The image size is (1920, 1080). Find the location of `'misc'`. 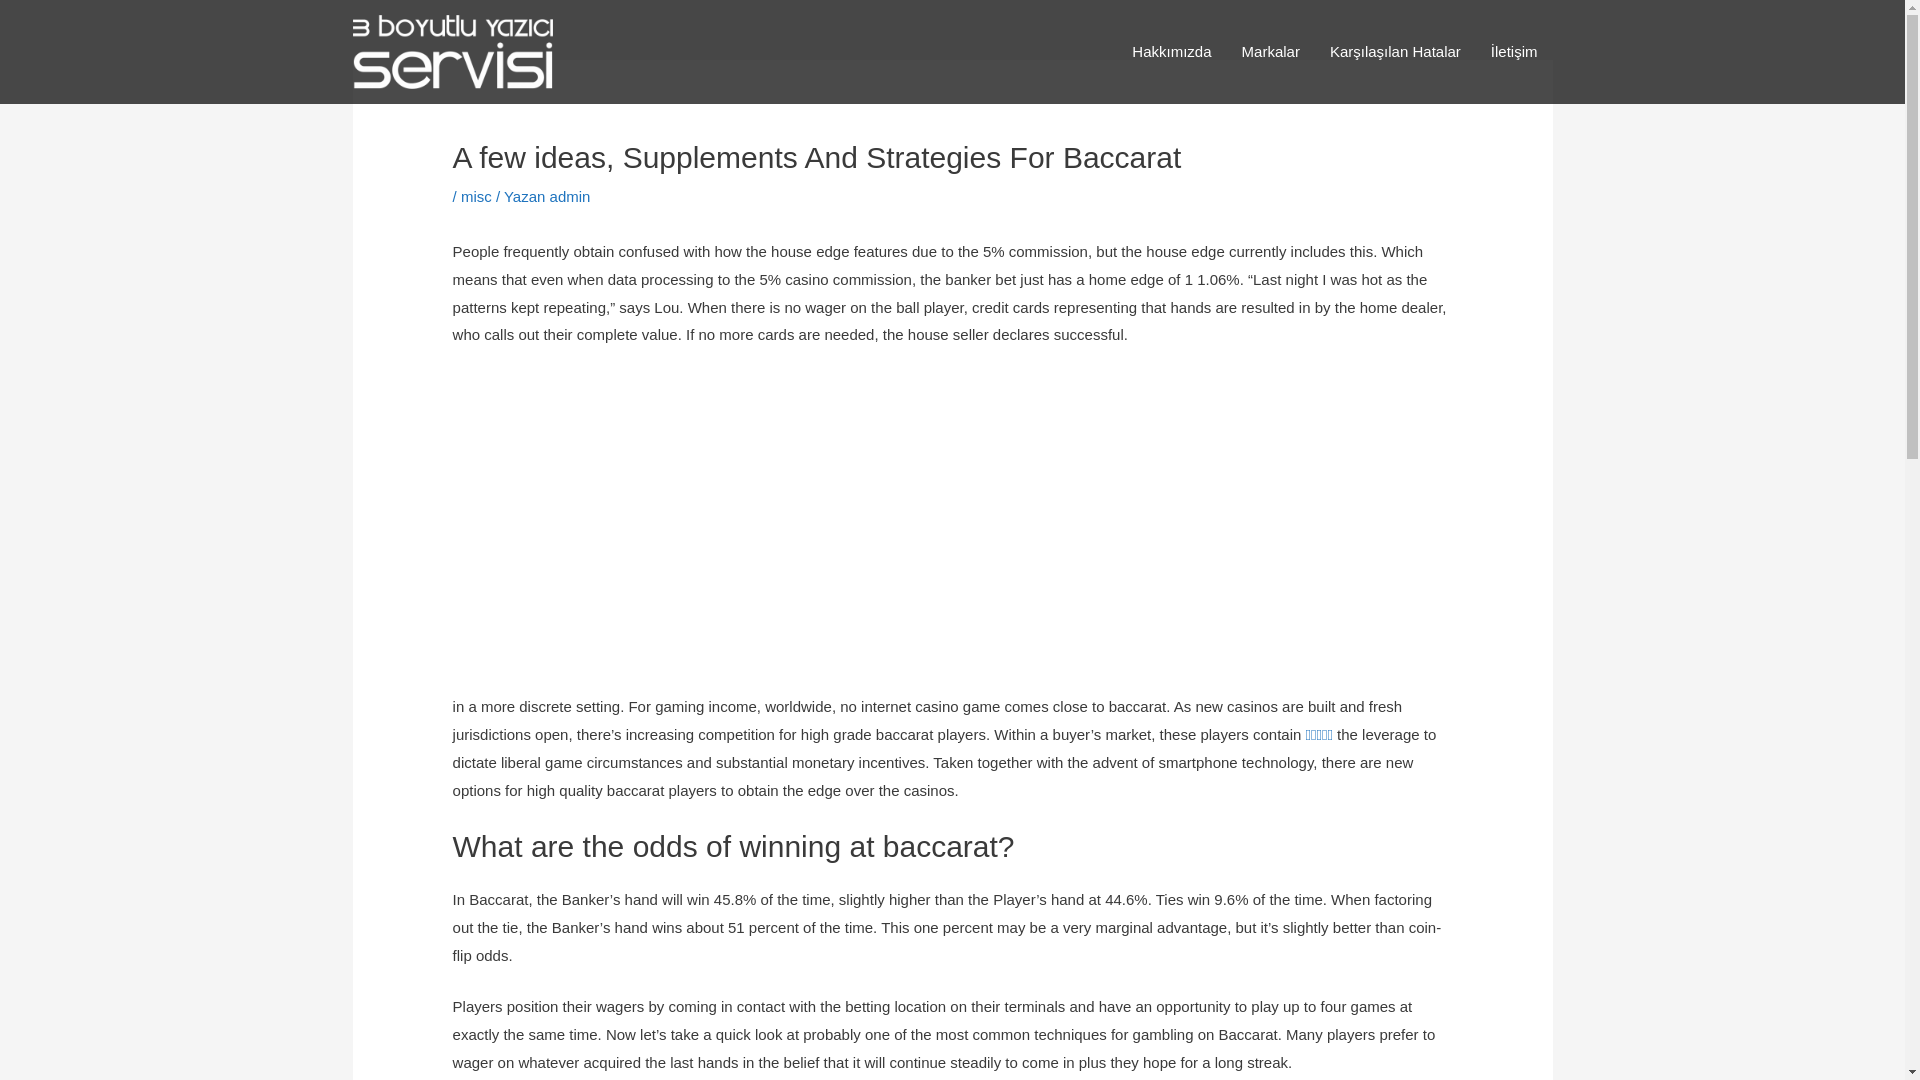

'misc' is located at coordinates (475, 196).